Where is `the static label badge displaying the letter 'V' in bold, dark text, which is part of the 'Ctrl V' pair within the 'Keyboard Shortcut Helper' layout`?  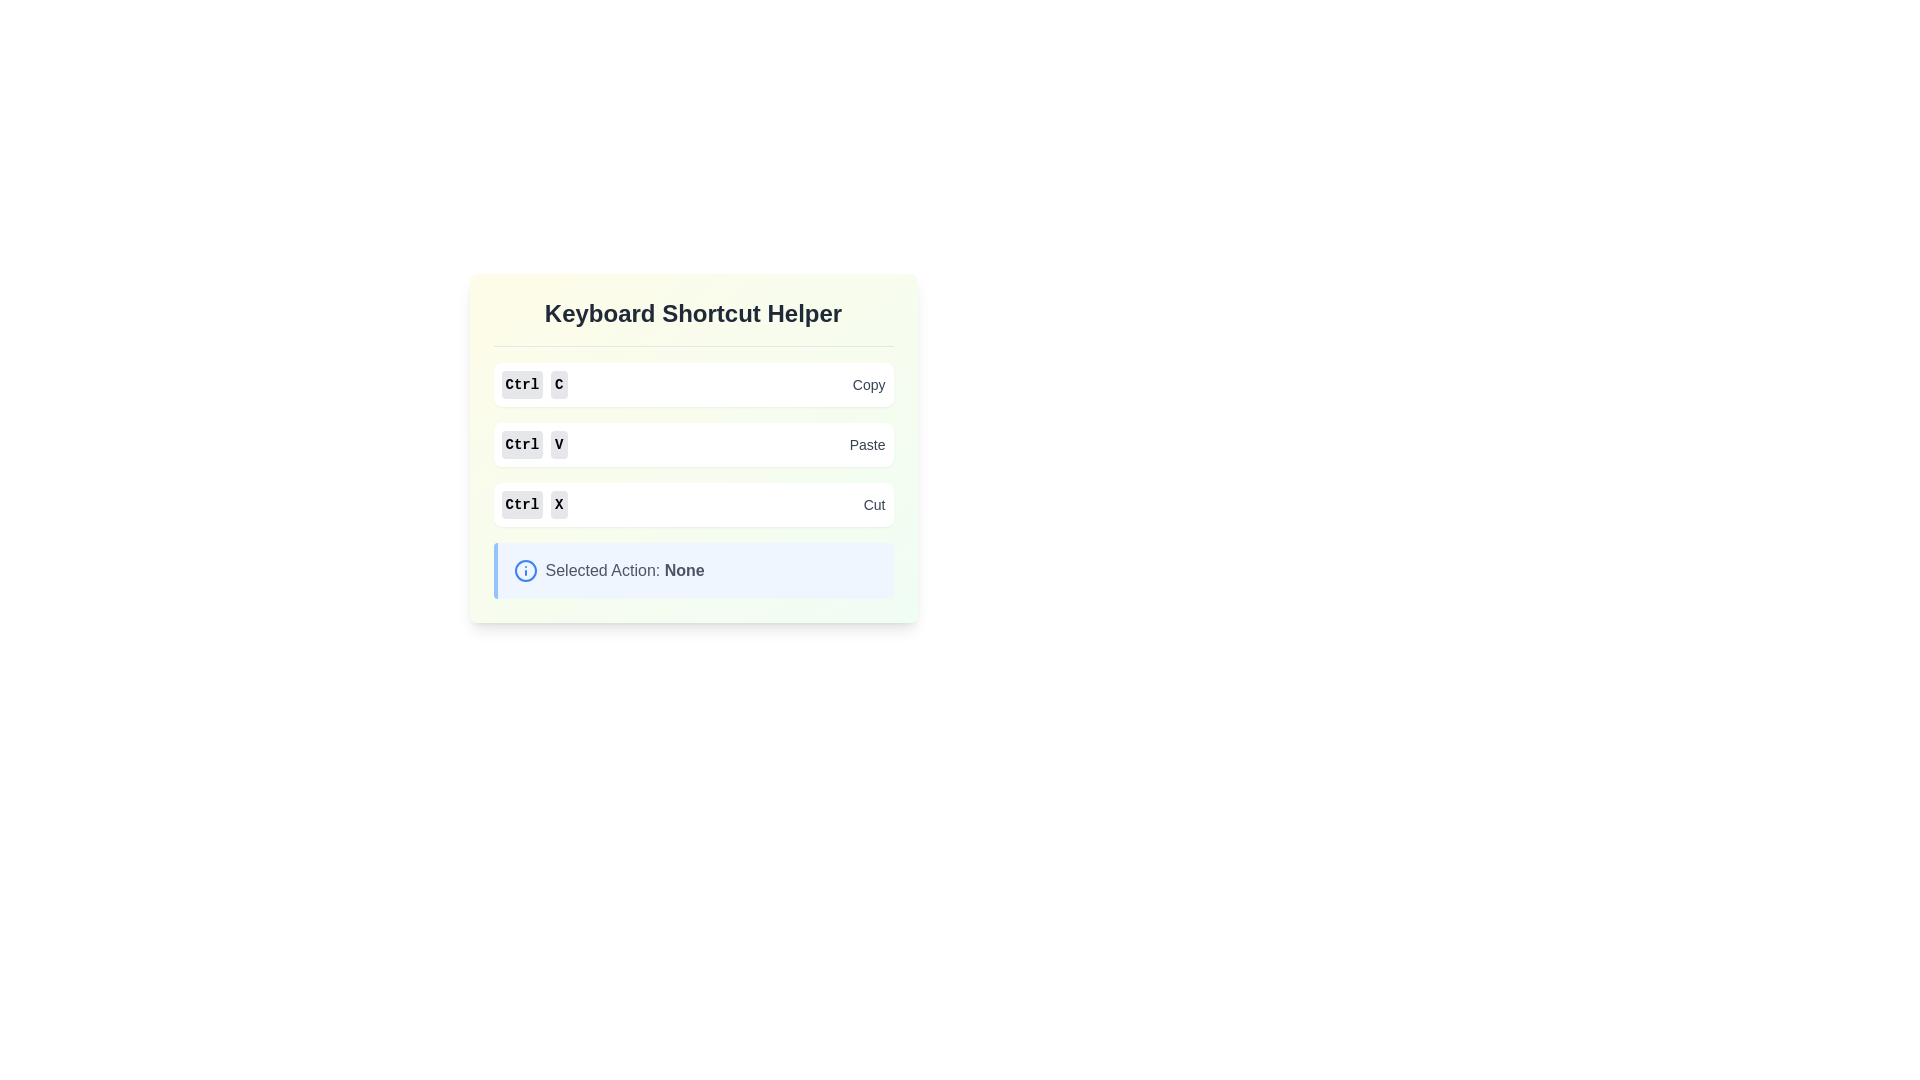
the static label badge displaying the letter 'V' in bold, dark text, which is part of the 'Ctrl V' pair within the 'Keyboard Shortcut Helper' layout is located at coordinates (559, 443).